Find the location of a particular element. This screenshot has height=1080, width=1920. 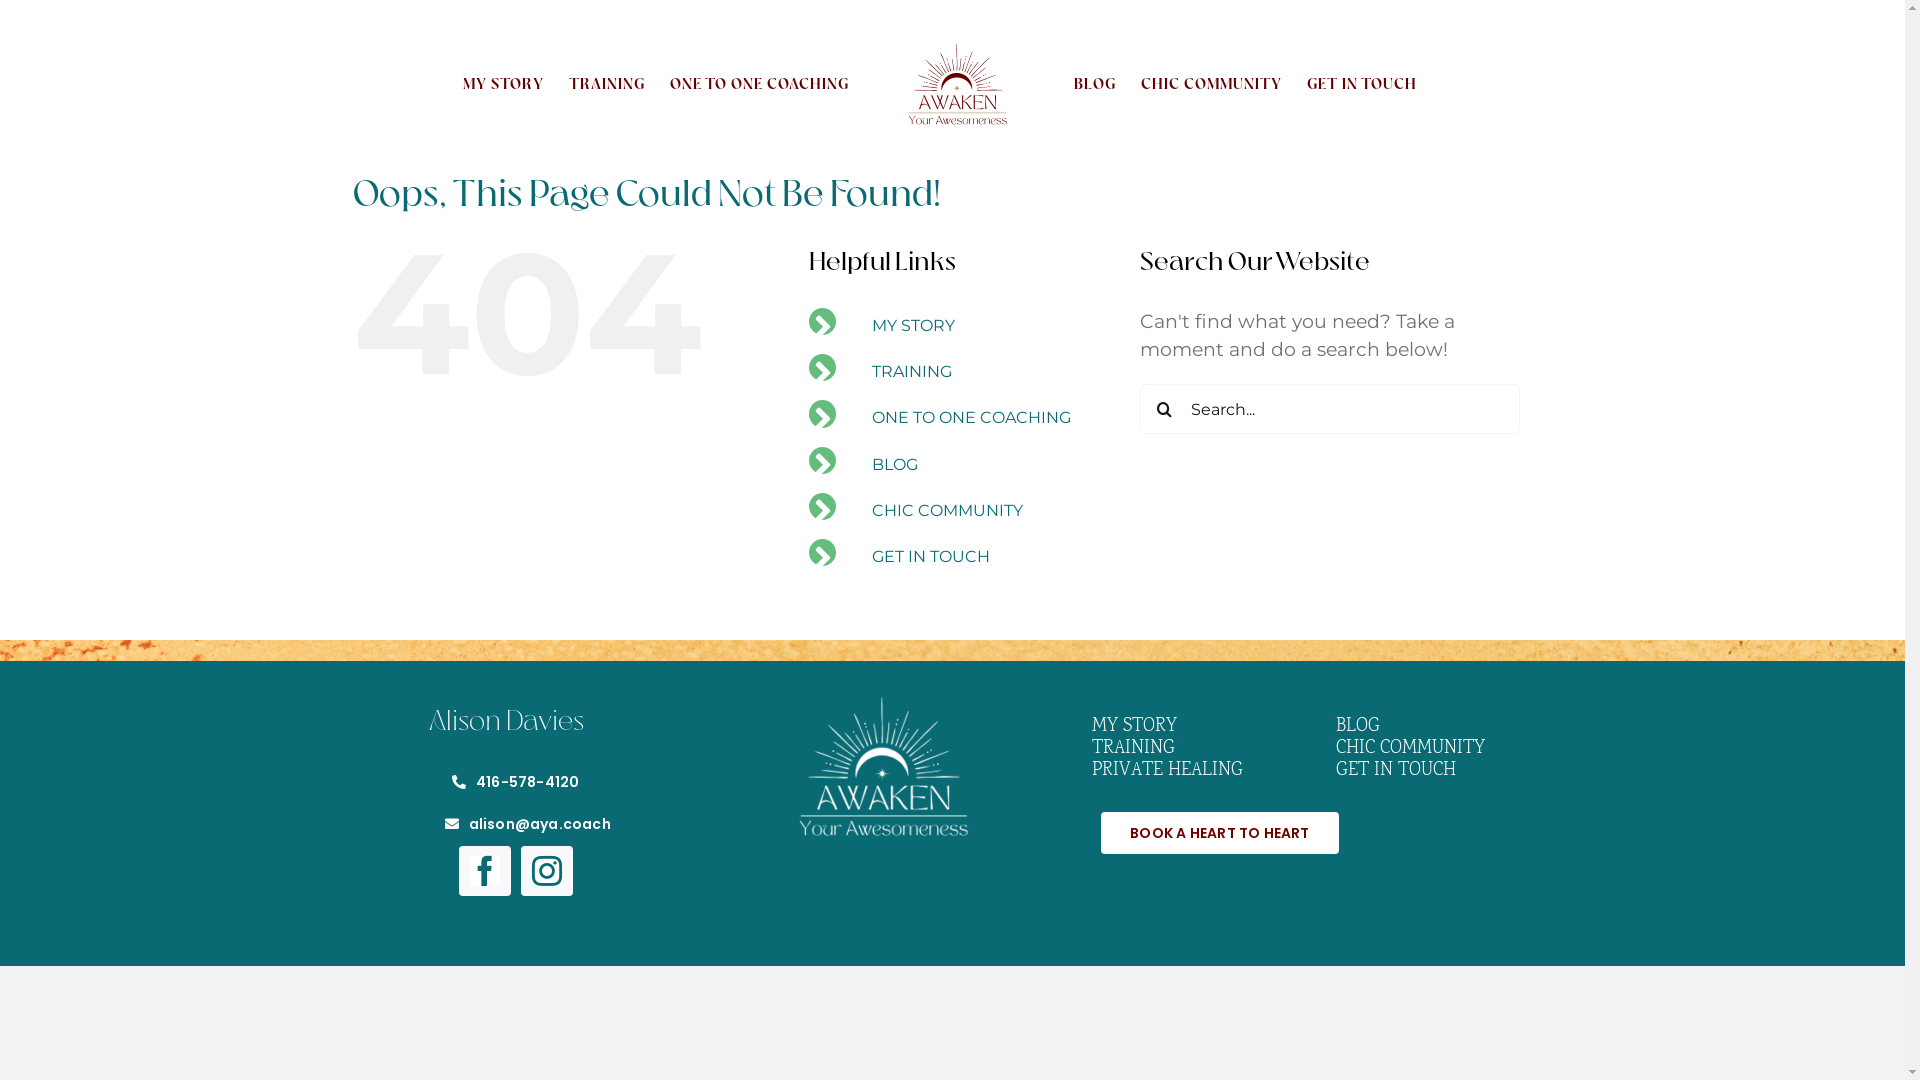

'MY STORY' is located at coordinates (503, 80).